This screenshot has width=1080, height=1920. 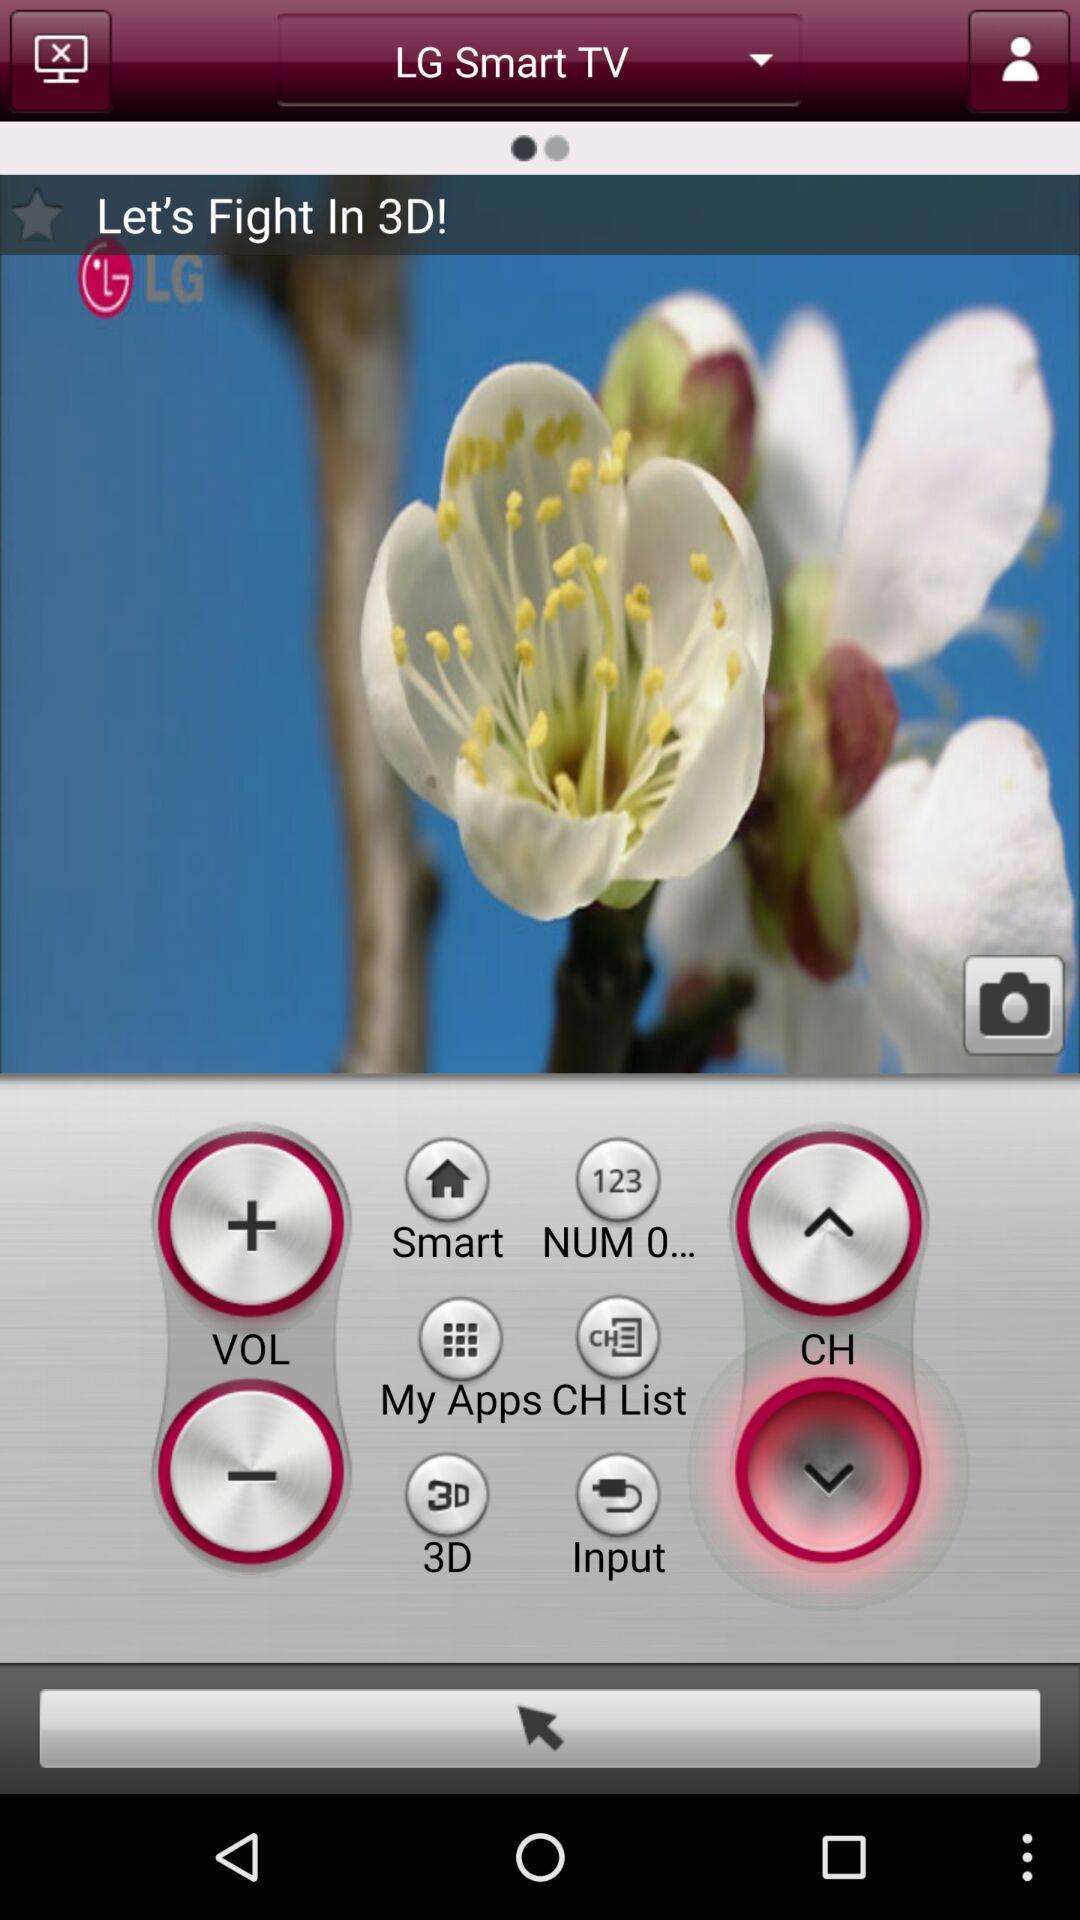 I want to click on the my apps icon, so click(x=461, y=1336).